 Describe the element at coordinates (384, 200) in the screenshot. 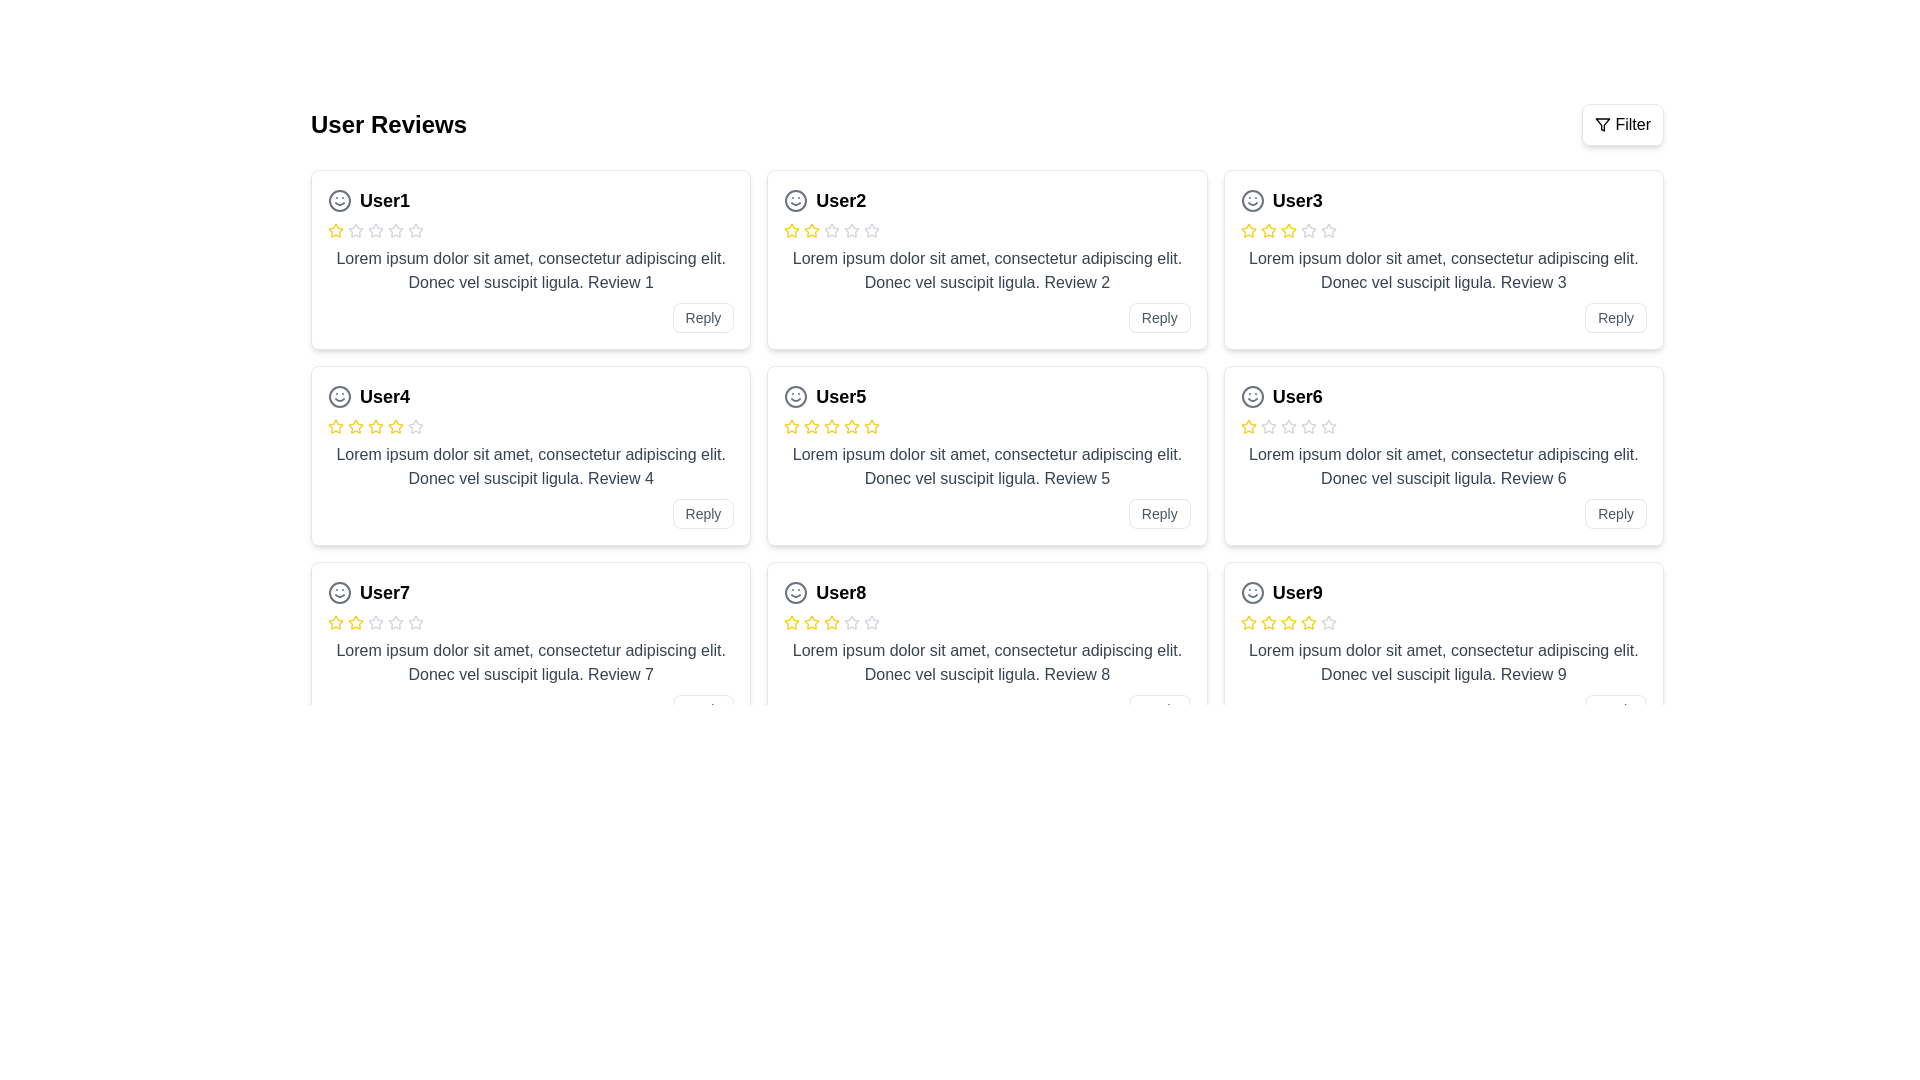

I see `the username text label that displays the first user's name under the 'User Reviews' section in the top-left corner of the grid layout` at that location.